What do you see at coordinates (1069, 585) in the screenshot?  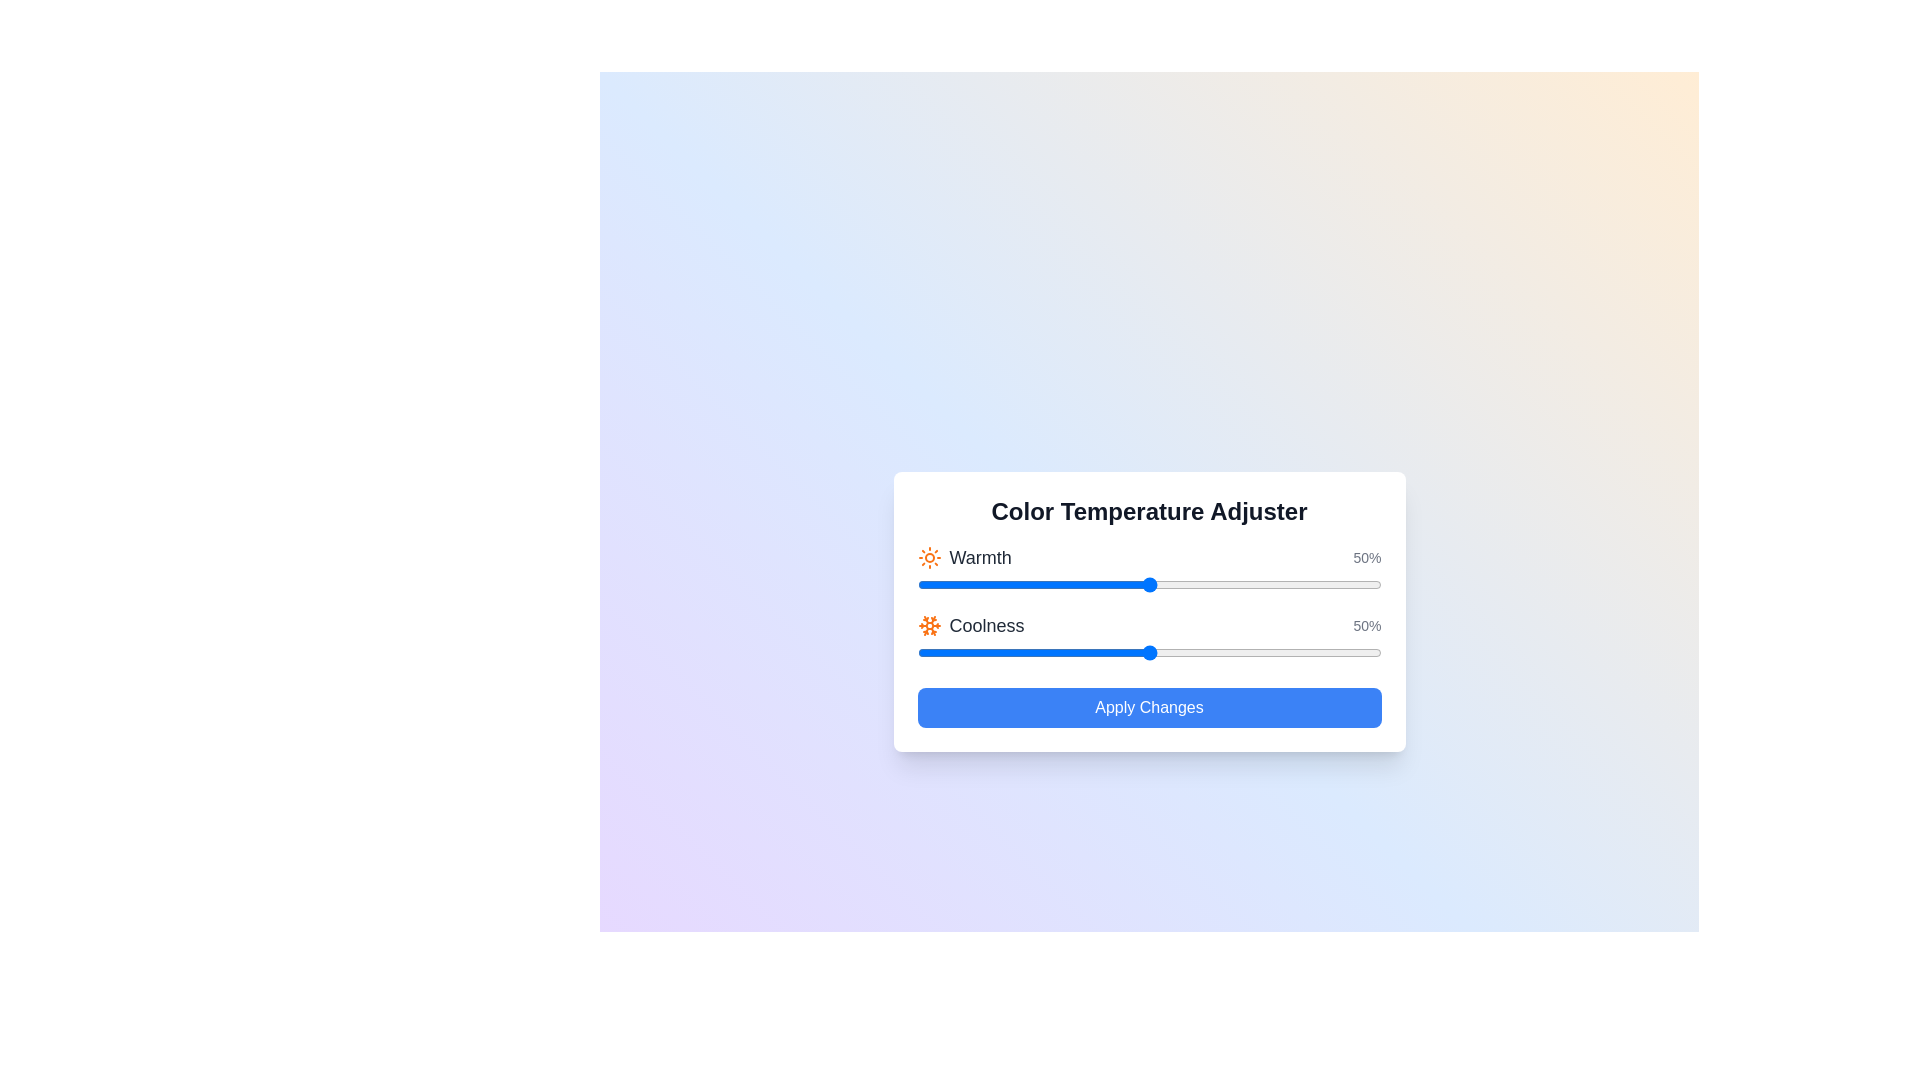 I see `the 'Warmth' slider to 33%` at bounding box center [1069, 585].